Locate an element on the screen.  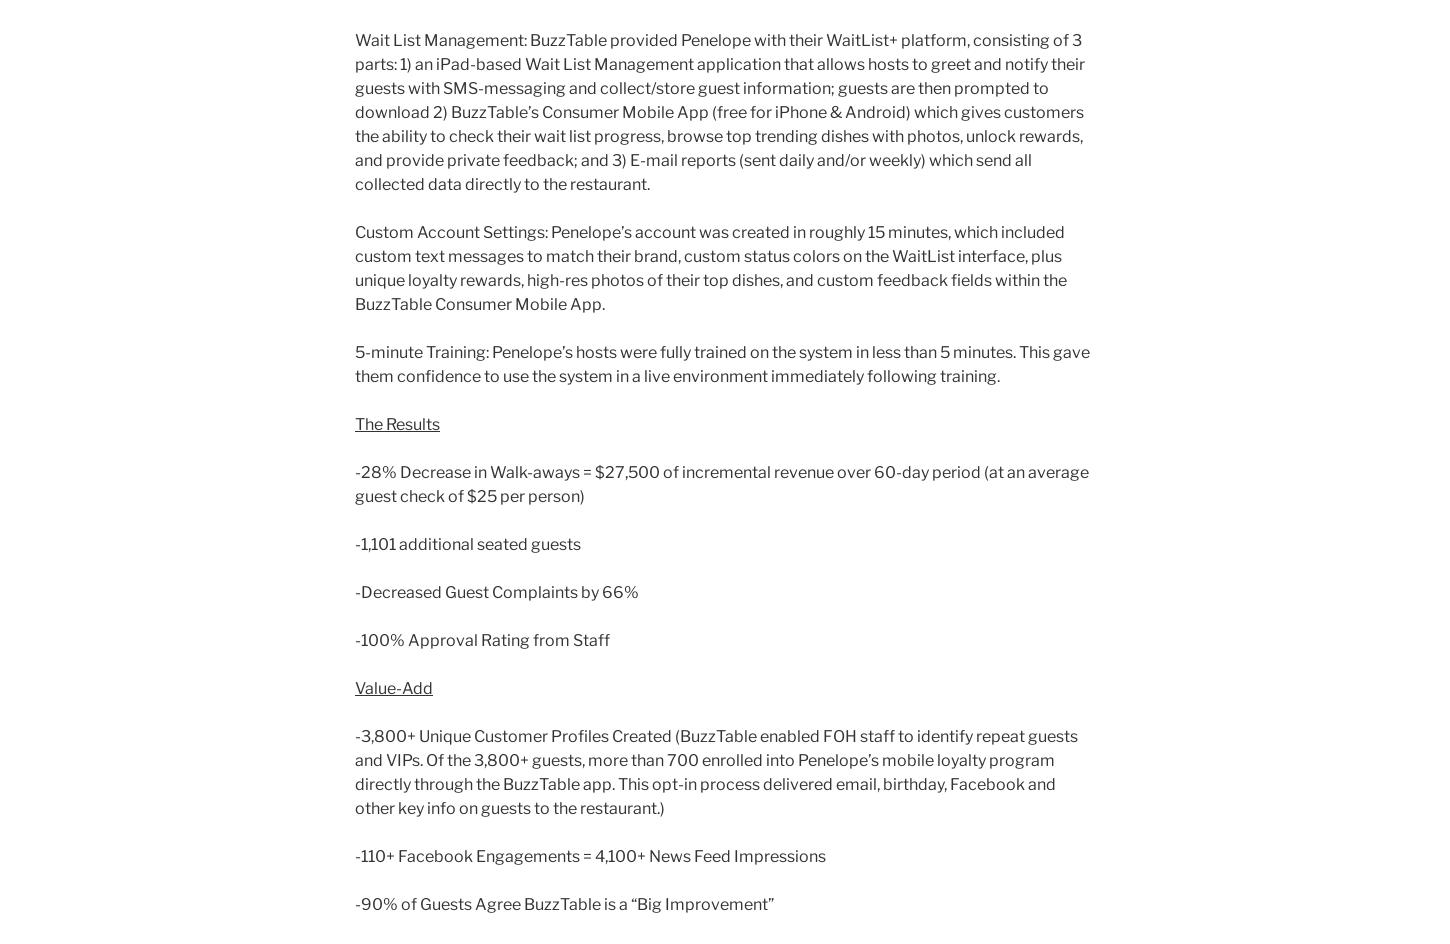
'Custom Account Settings: Penelope’s account was created in roughly 15 minutes, which included custom text messages to match their brand, custom status colors on the WaitList interface, plus unique loyalty rewards, high-res photos of their top dishes, and custom feedback fields within the BuzzTable Consumer Mobile App.' is located at coordinates (709, 268).